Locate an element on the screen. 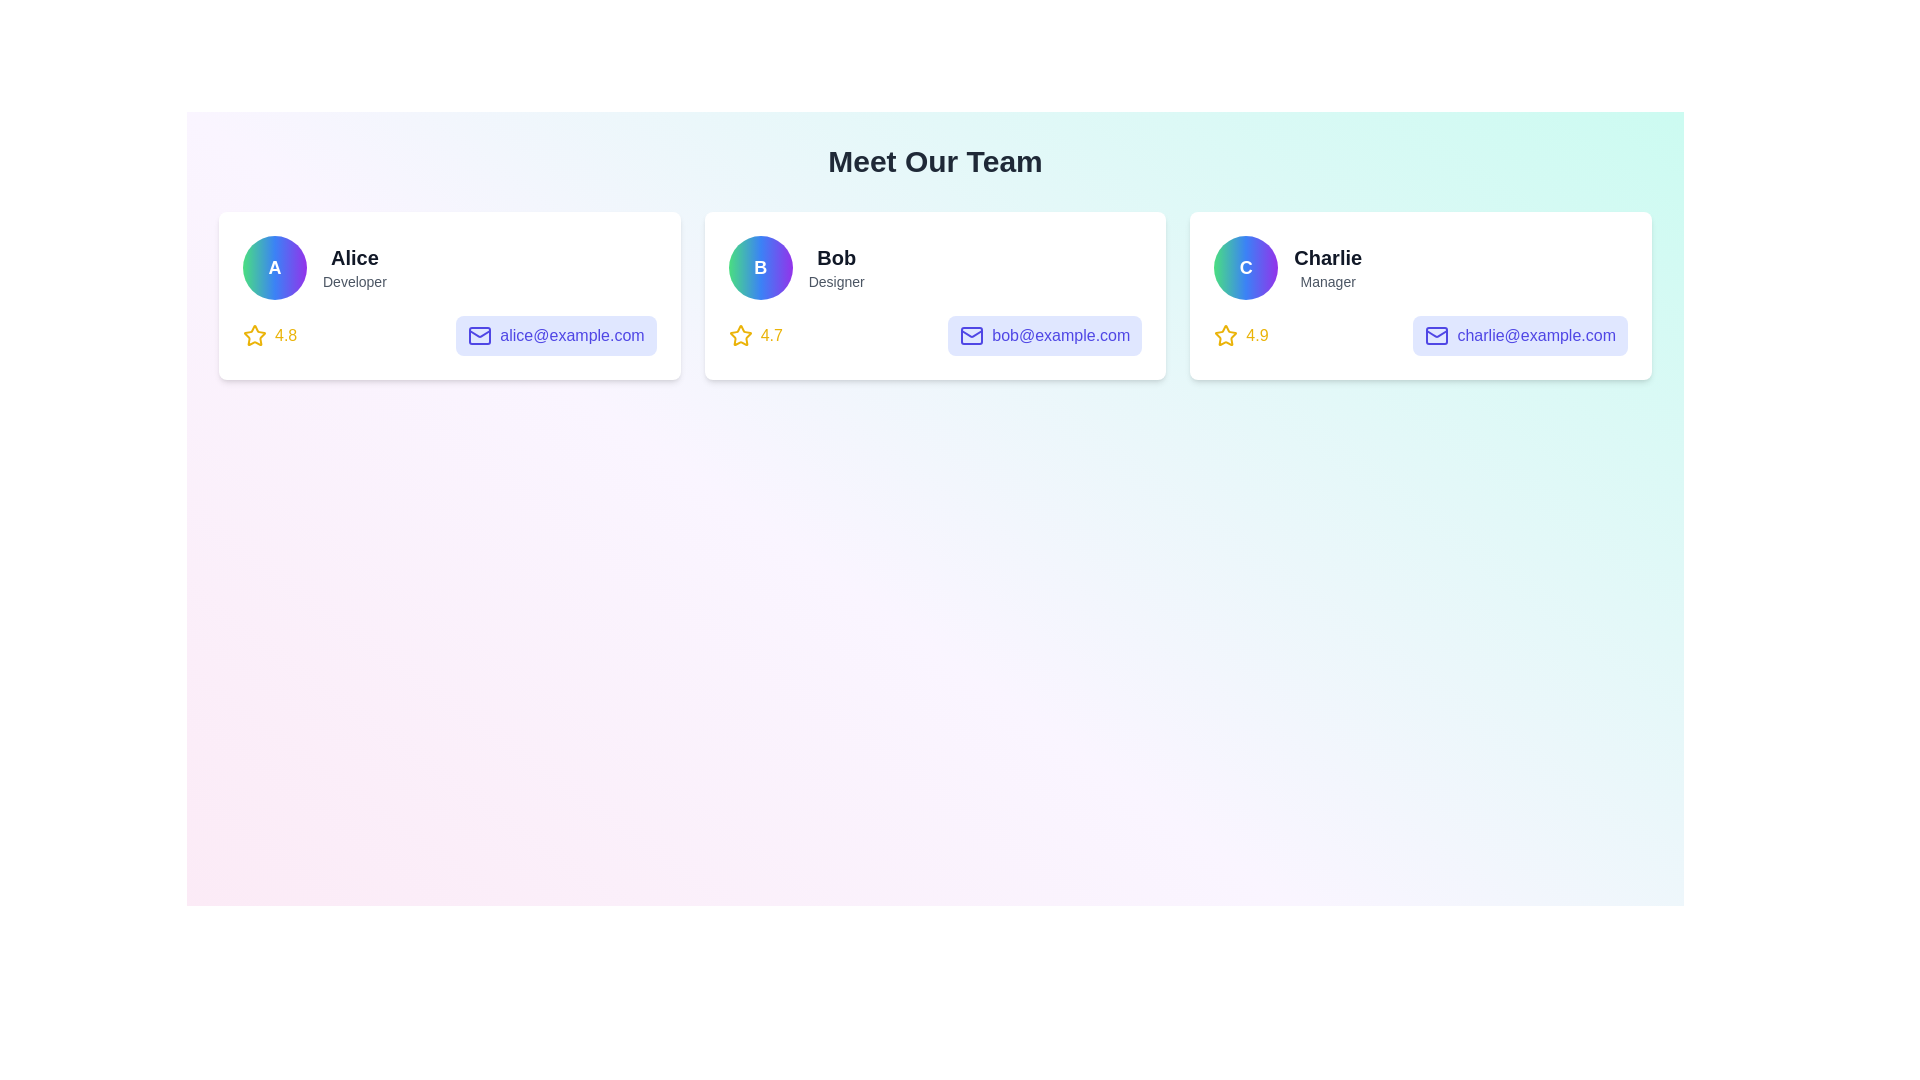 This screenshot has height=1080, width=1920. the star-shaped rating icon outlined in yellow with a transparent fill, located in the lower-left corner of Alice's profile card, before the numerical rating '4.8' is located at coordinates (253, 334).